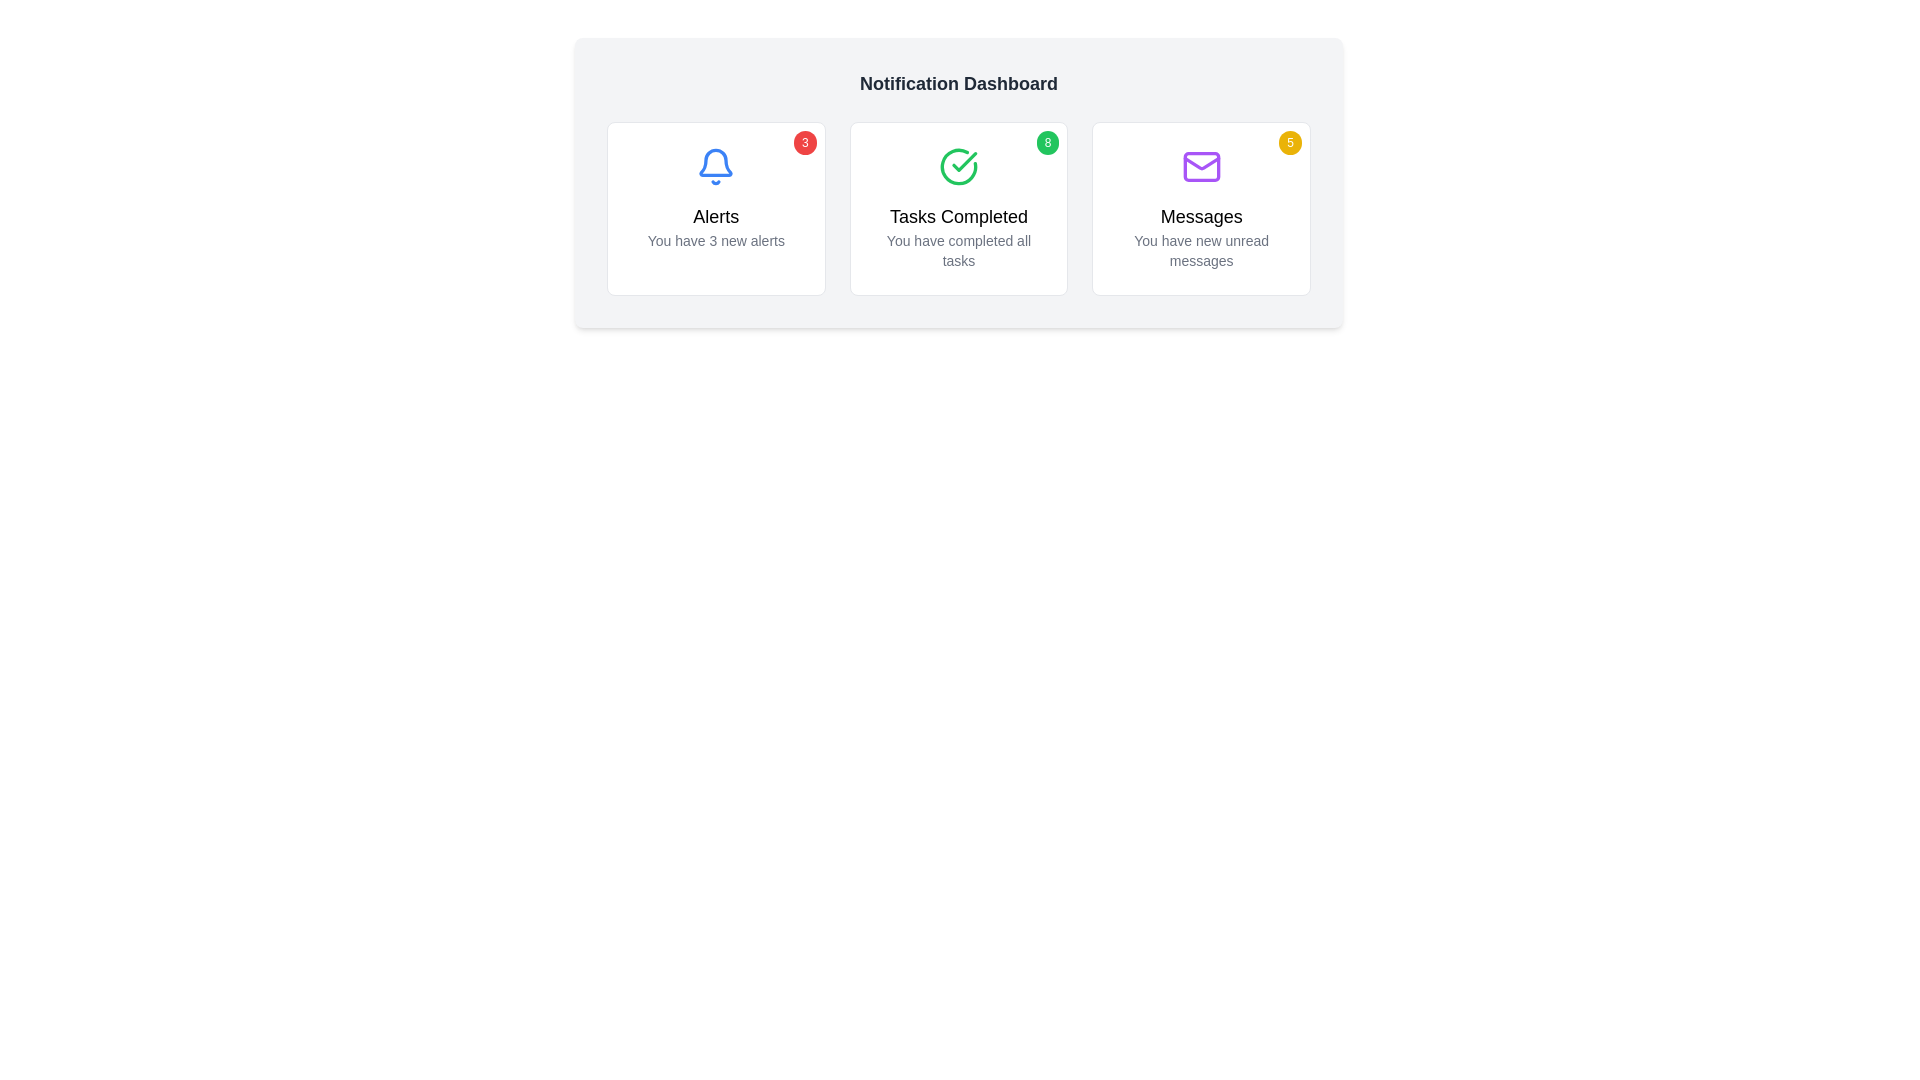 This screenshot has width=1920, height=1080. I want to click on the bottom V-shaped line of the purple envelope icon in the 'Messages' section of the notification dashboard, so click(1200, 162).